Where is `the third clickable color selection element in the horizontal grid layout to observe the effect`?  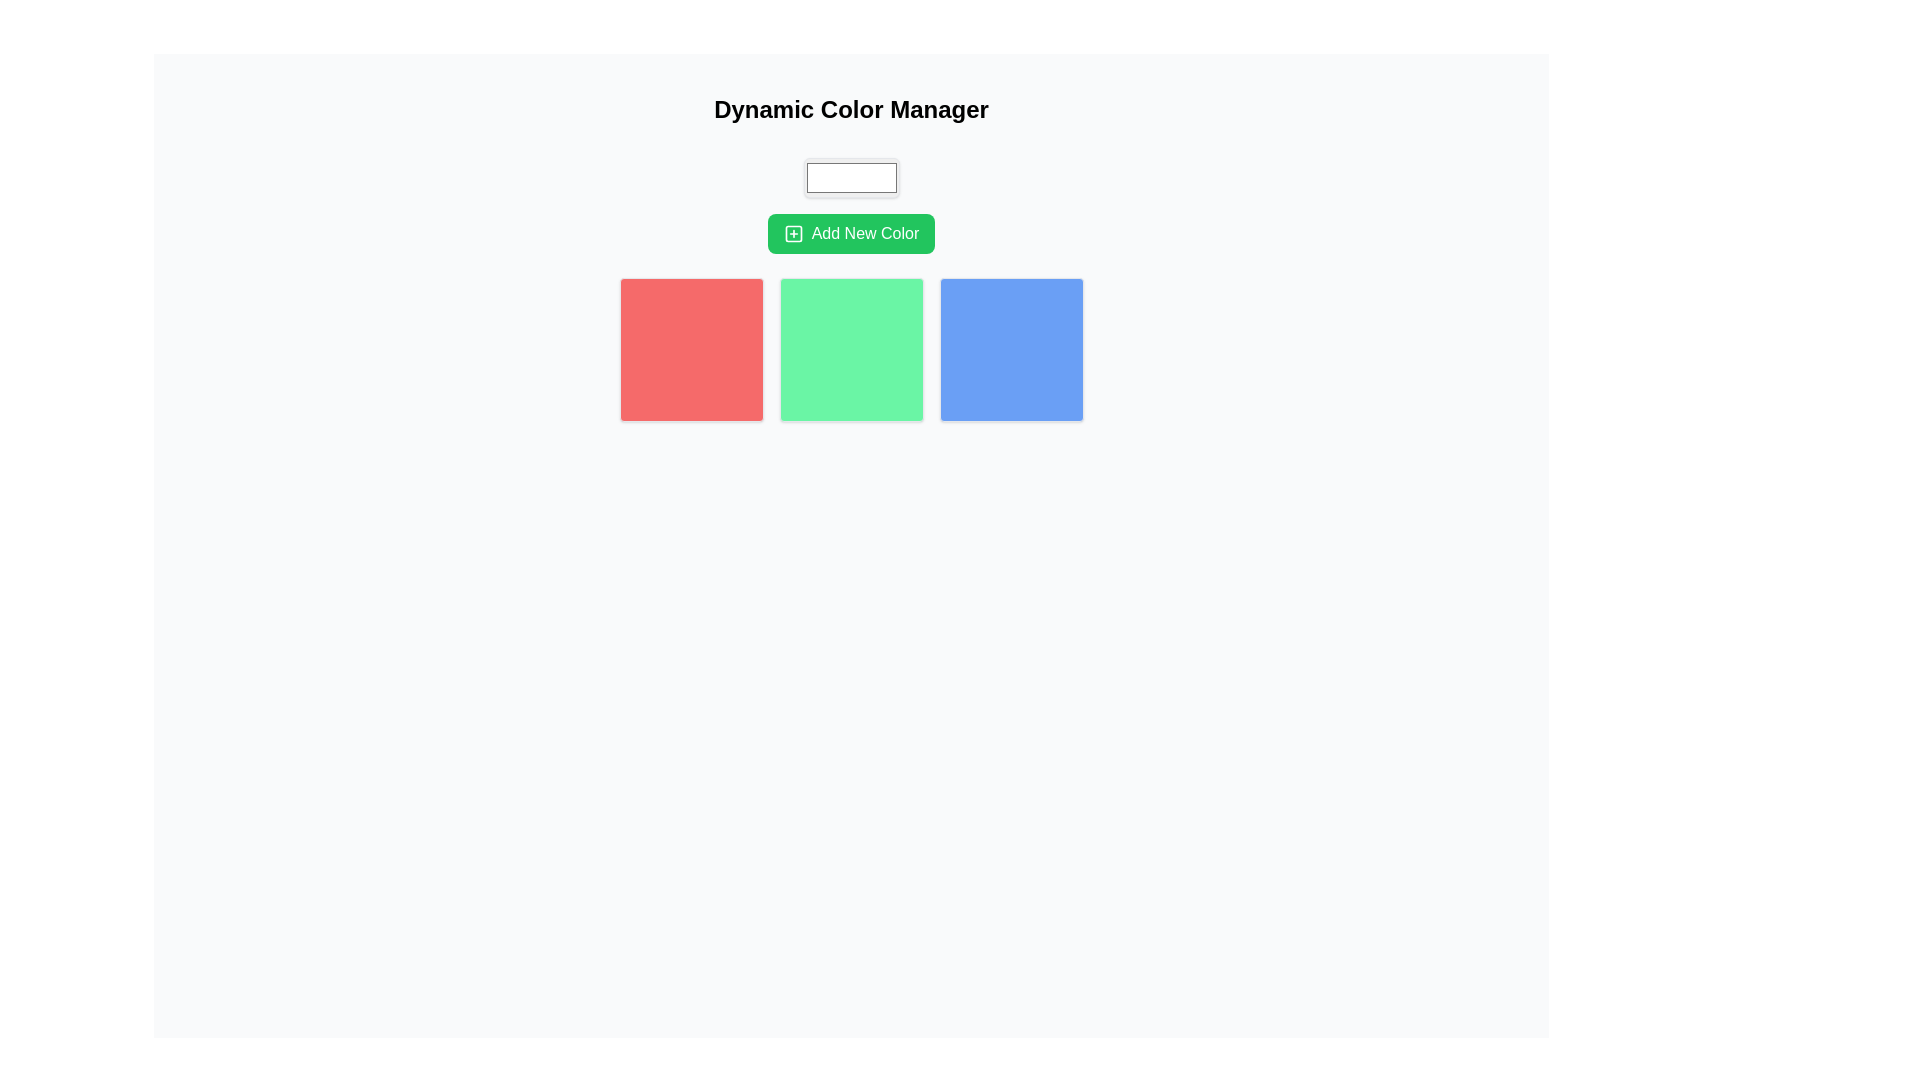 the third clickable color selection element in the horizontal grid layout to observe the effect is located at coordinates (1011, 349).